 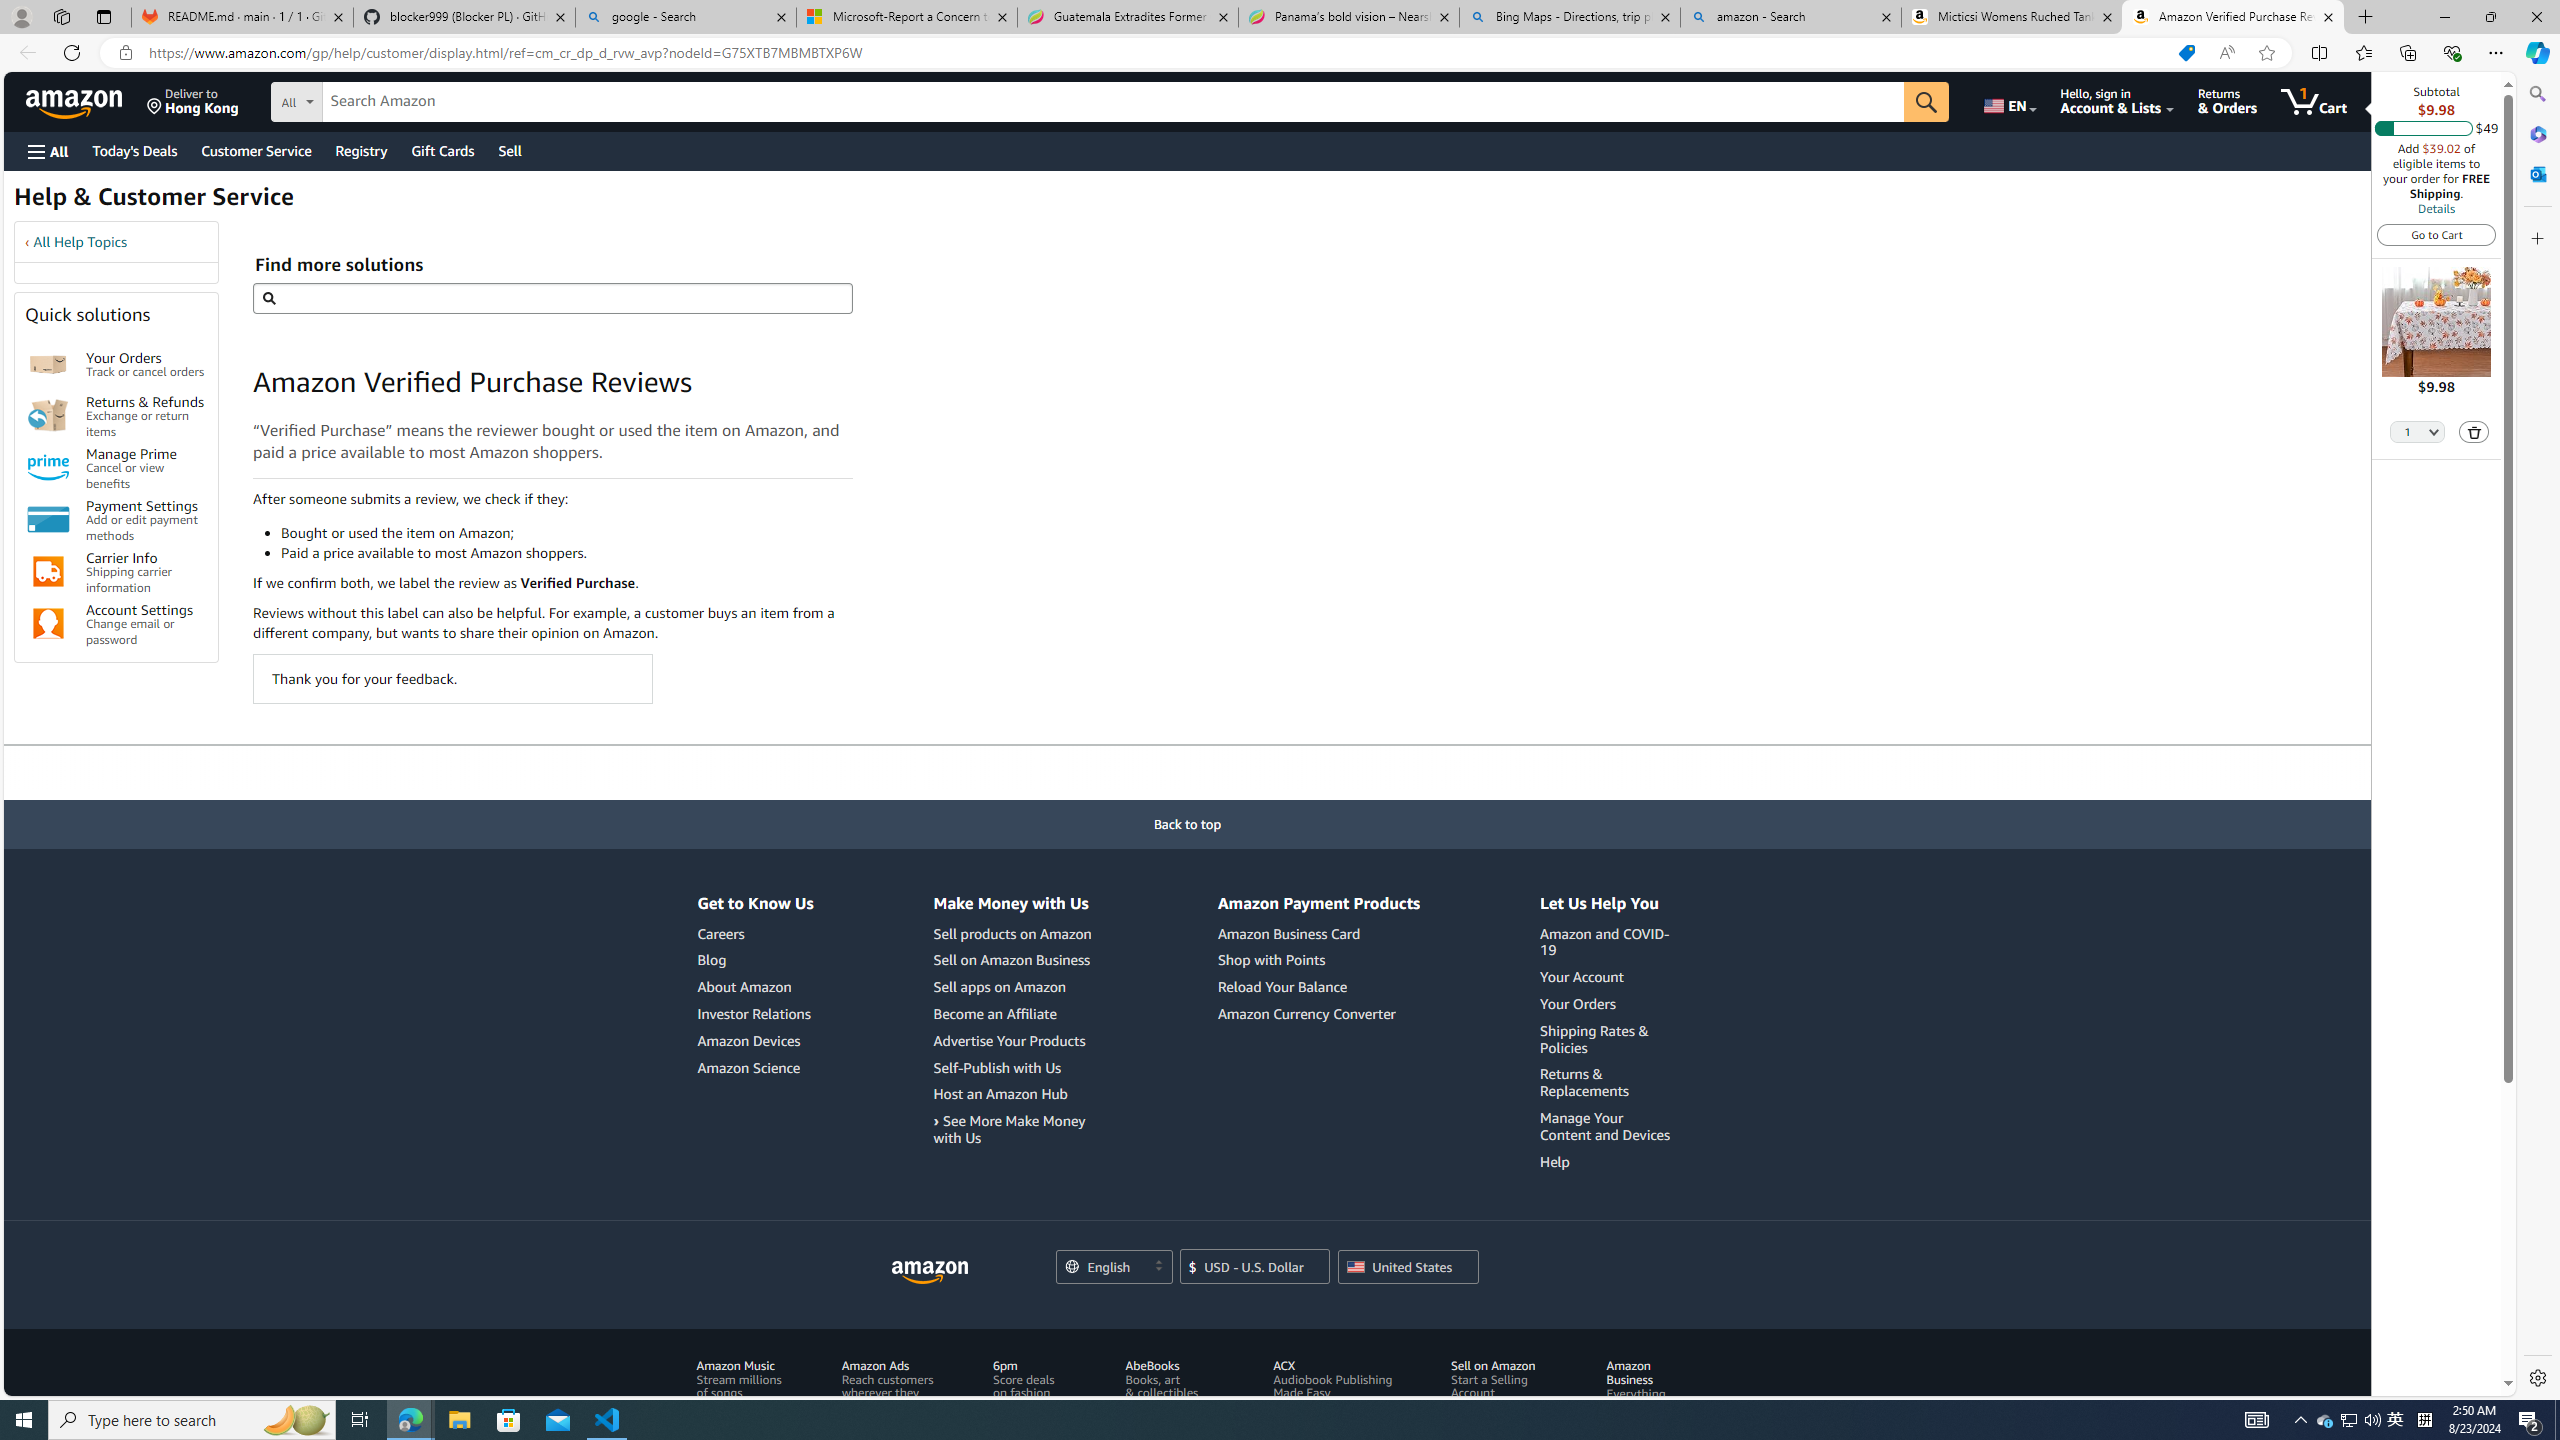 What do you see at coordinates (1554, 1160) in the screenshot?
I see `'Help'` at bounding box center [1554, 1160].